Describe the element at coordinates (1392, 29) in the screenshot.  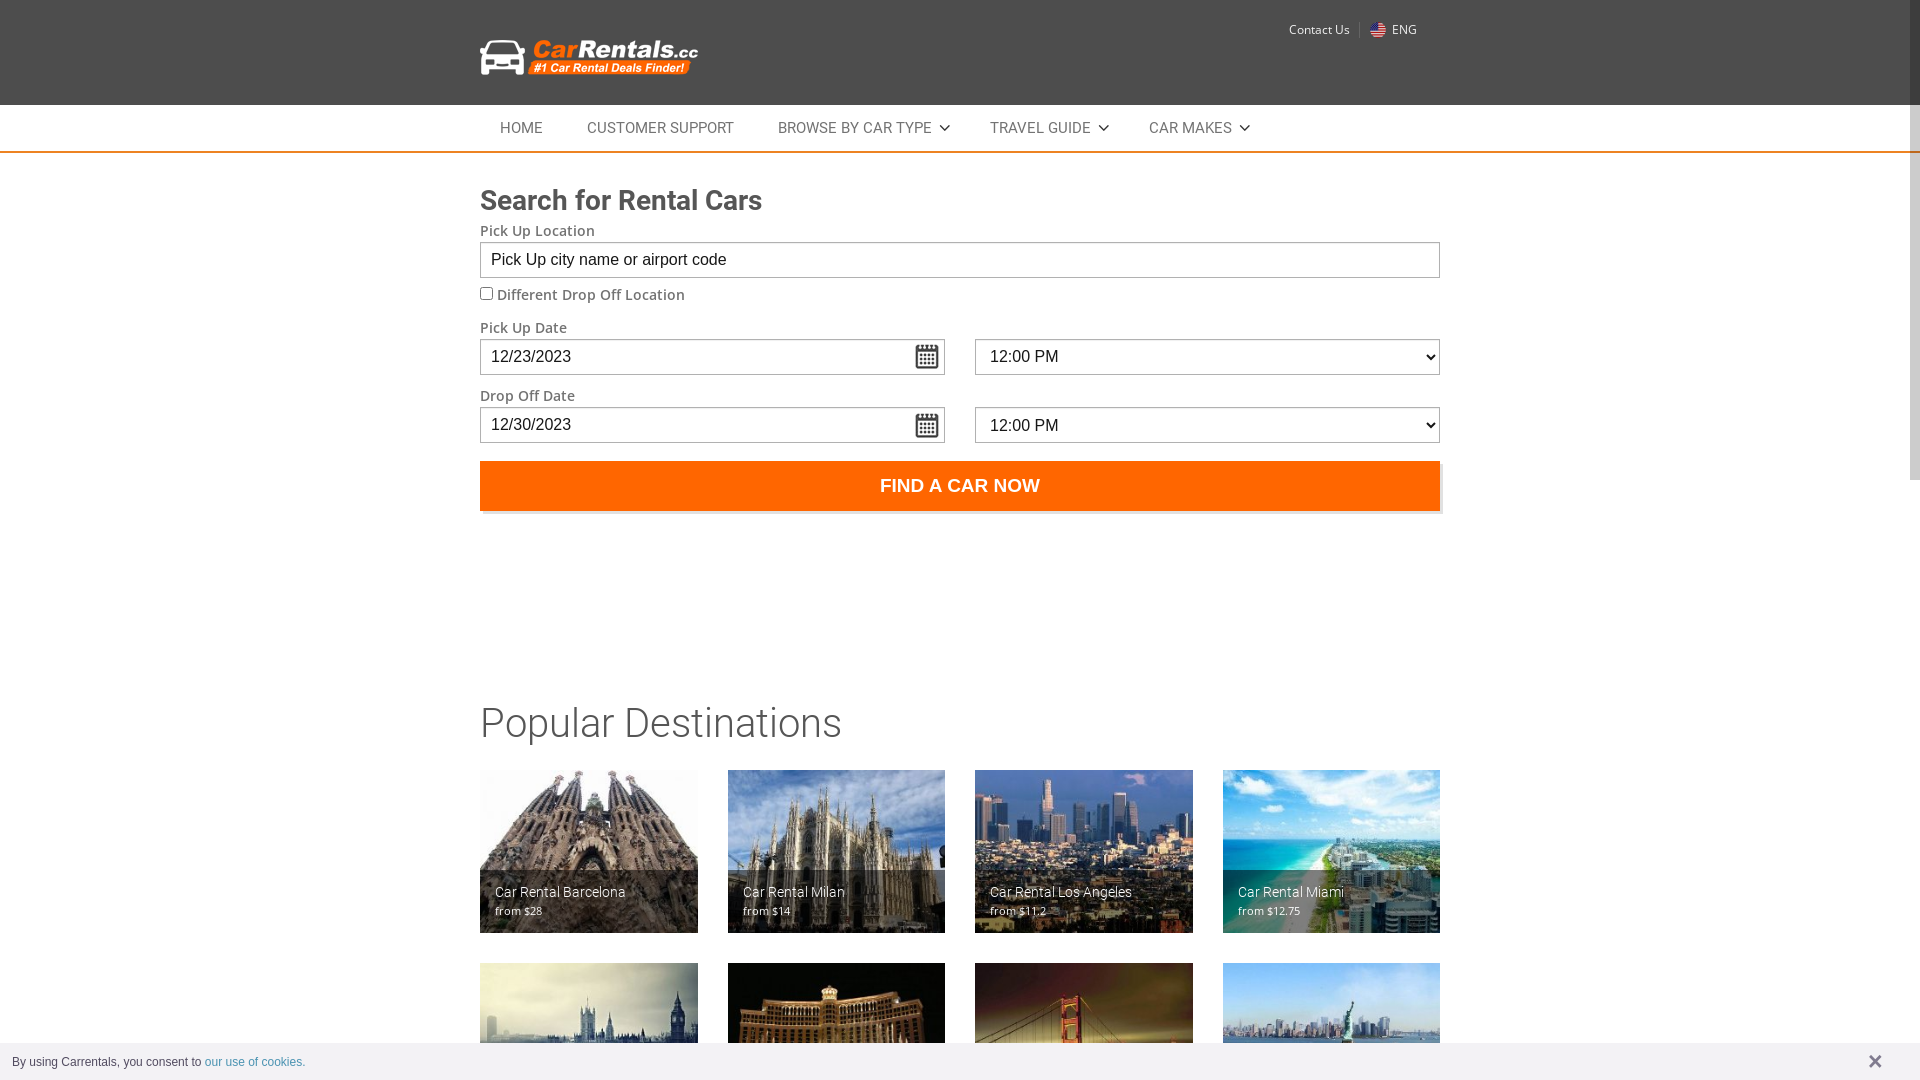
I see `'ENG'` at that location.